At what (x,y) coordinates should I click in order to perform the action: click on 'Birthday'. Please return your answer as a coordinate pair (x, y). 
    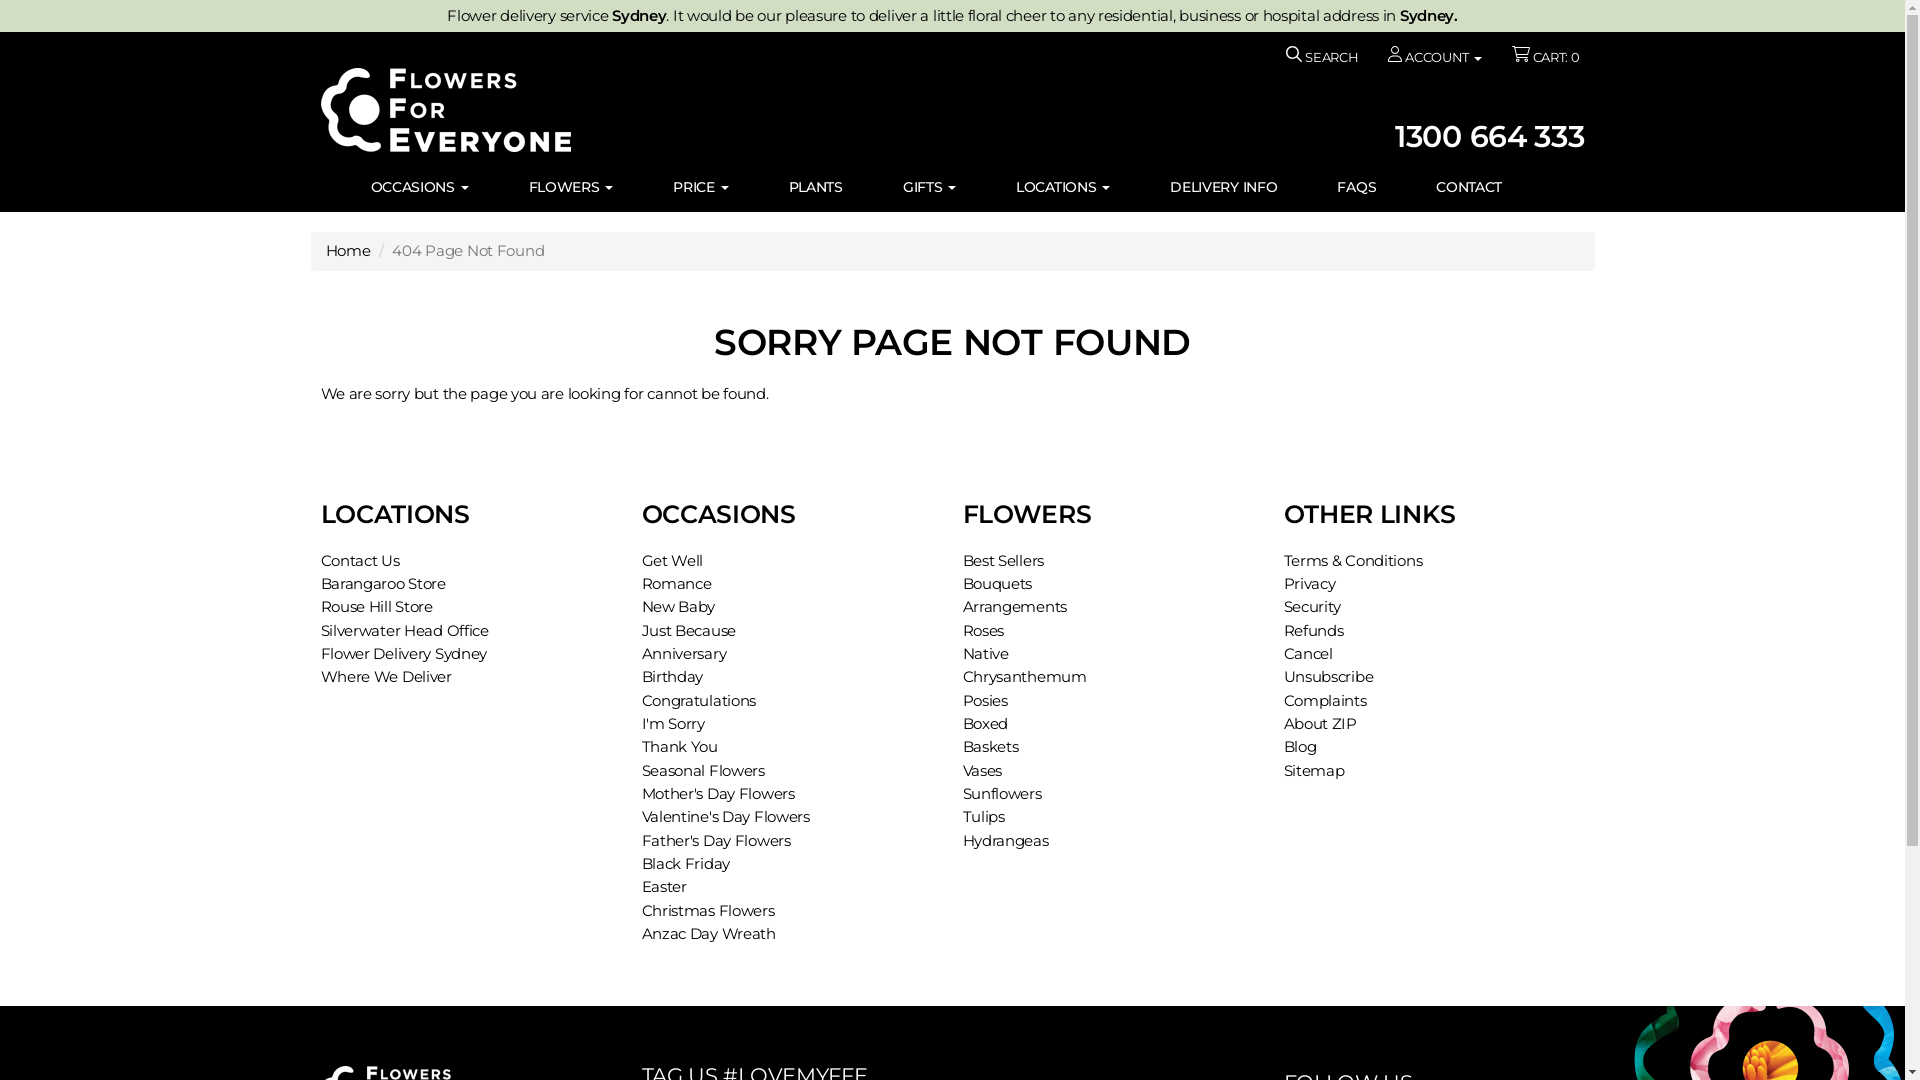
    Looking at the image, I should click on (642, 676).